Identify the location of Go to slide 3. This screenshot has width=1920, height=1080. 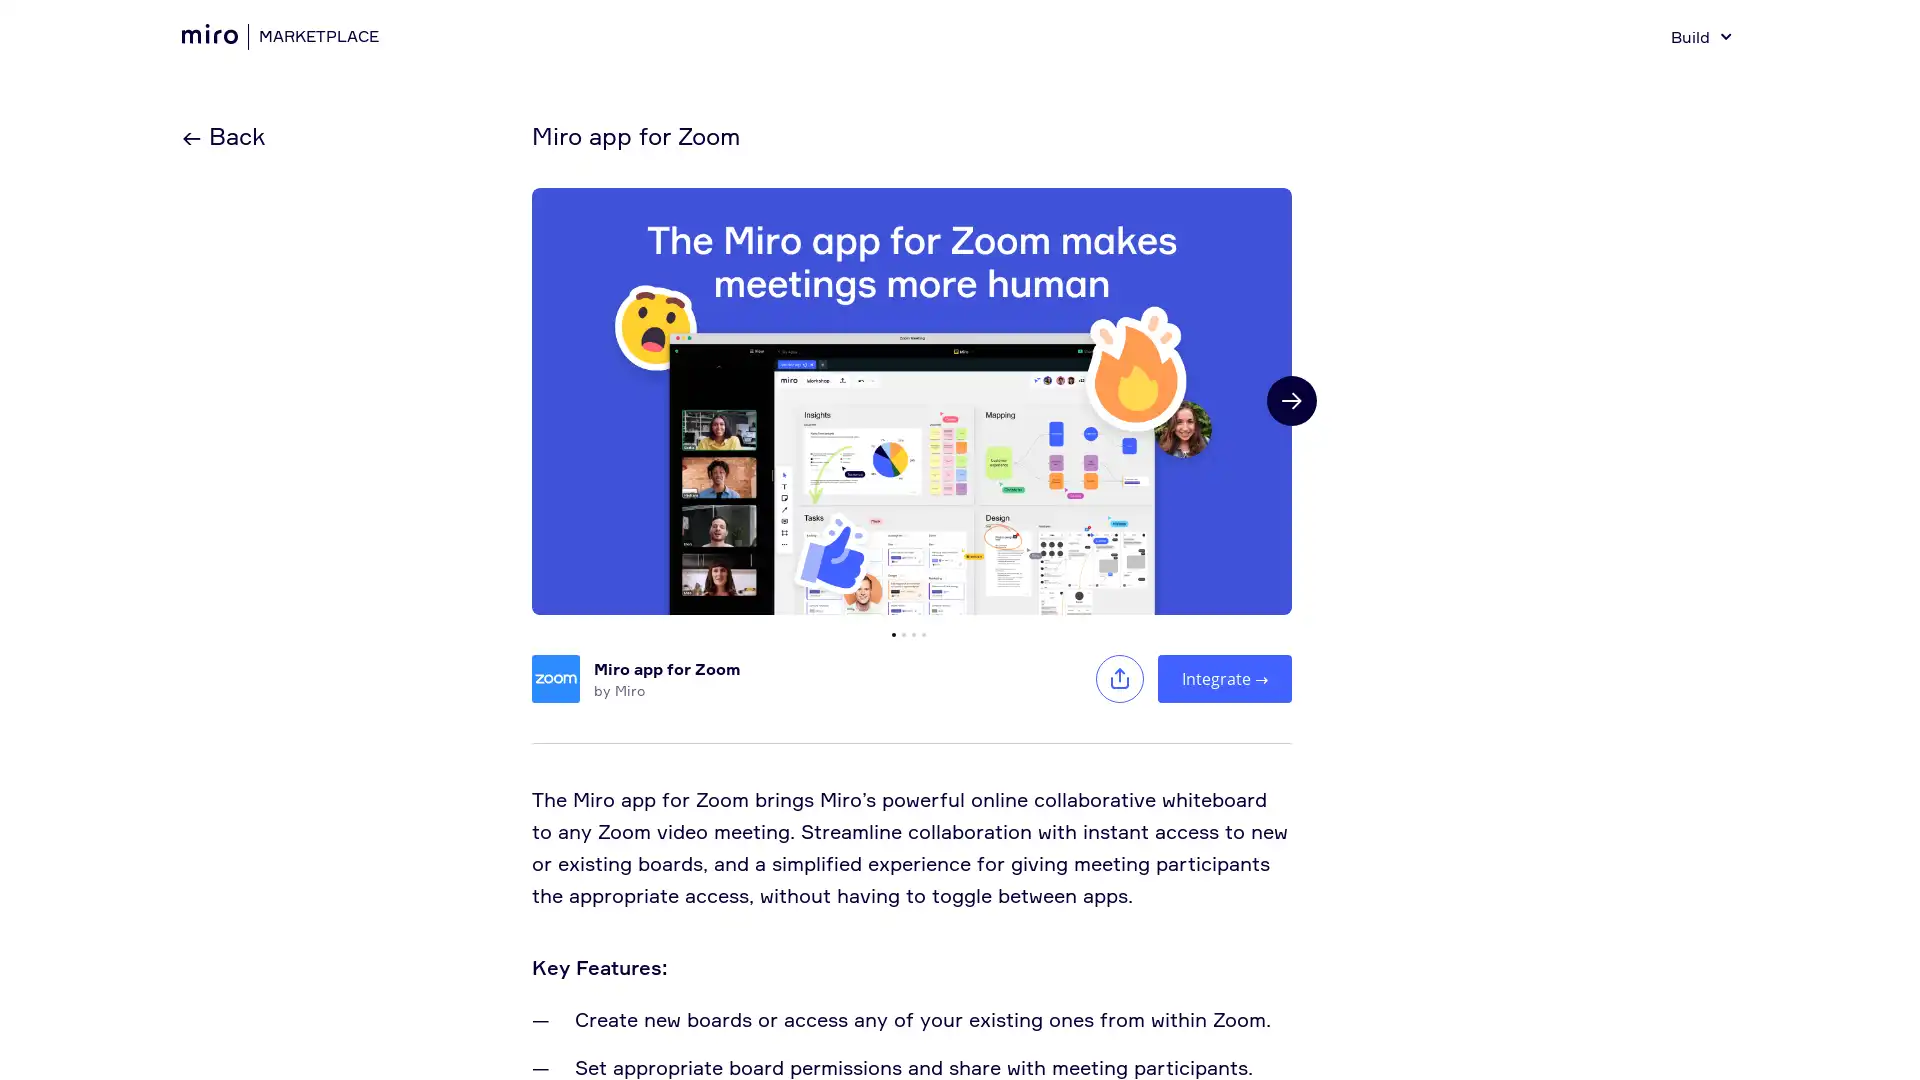
(912, 633).